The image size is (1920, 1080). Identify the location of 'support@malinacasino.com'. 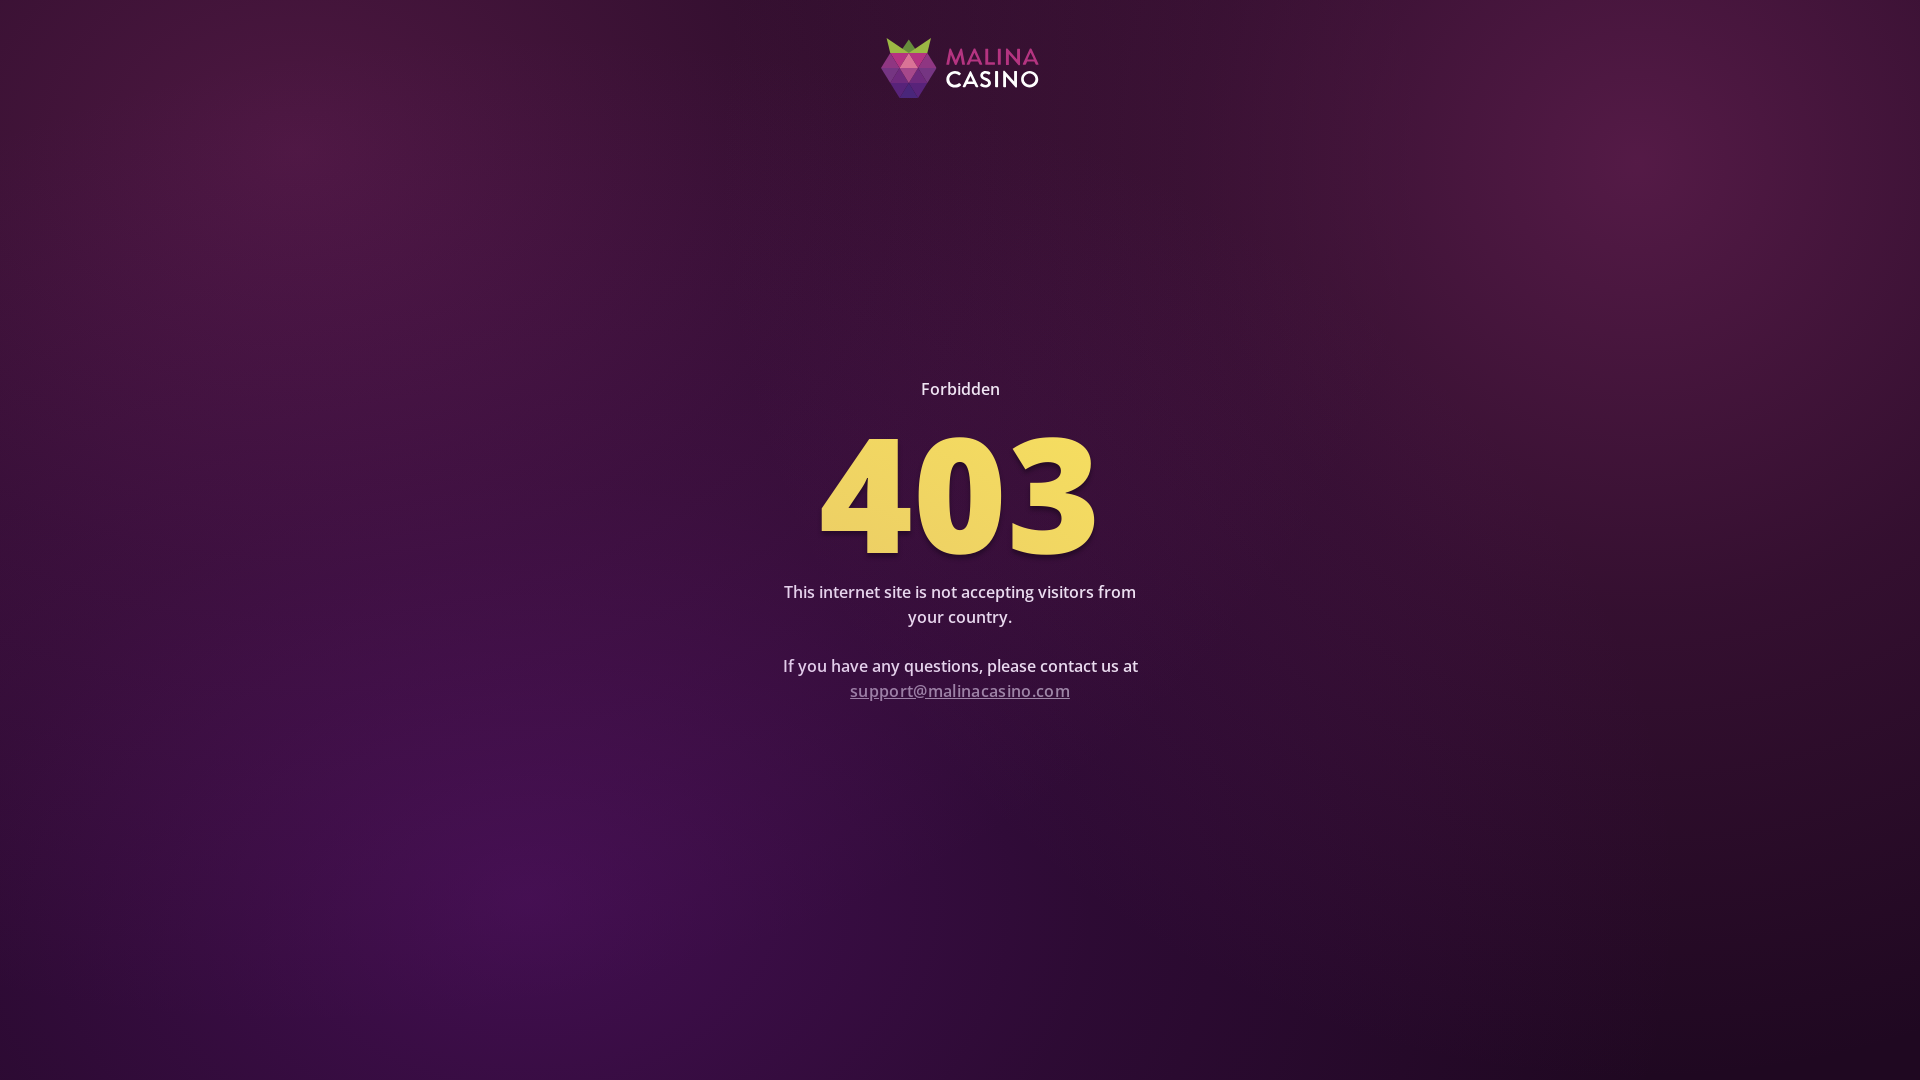
(960, 689).